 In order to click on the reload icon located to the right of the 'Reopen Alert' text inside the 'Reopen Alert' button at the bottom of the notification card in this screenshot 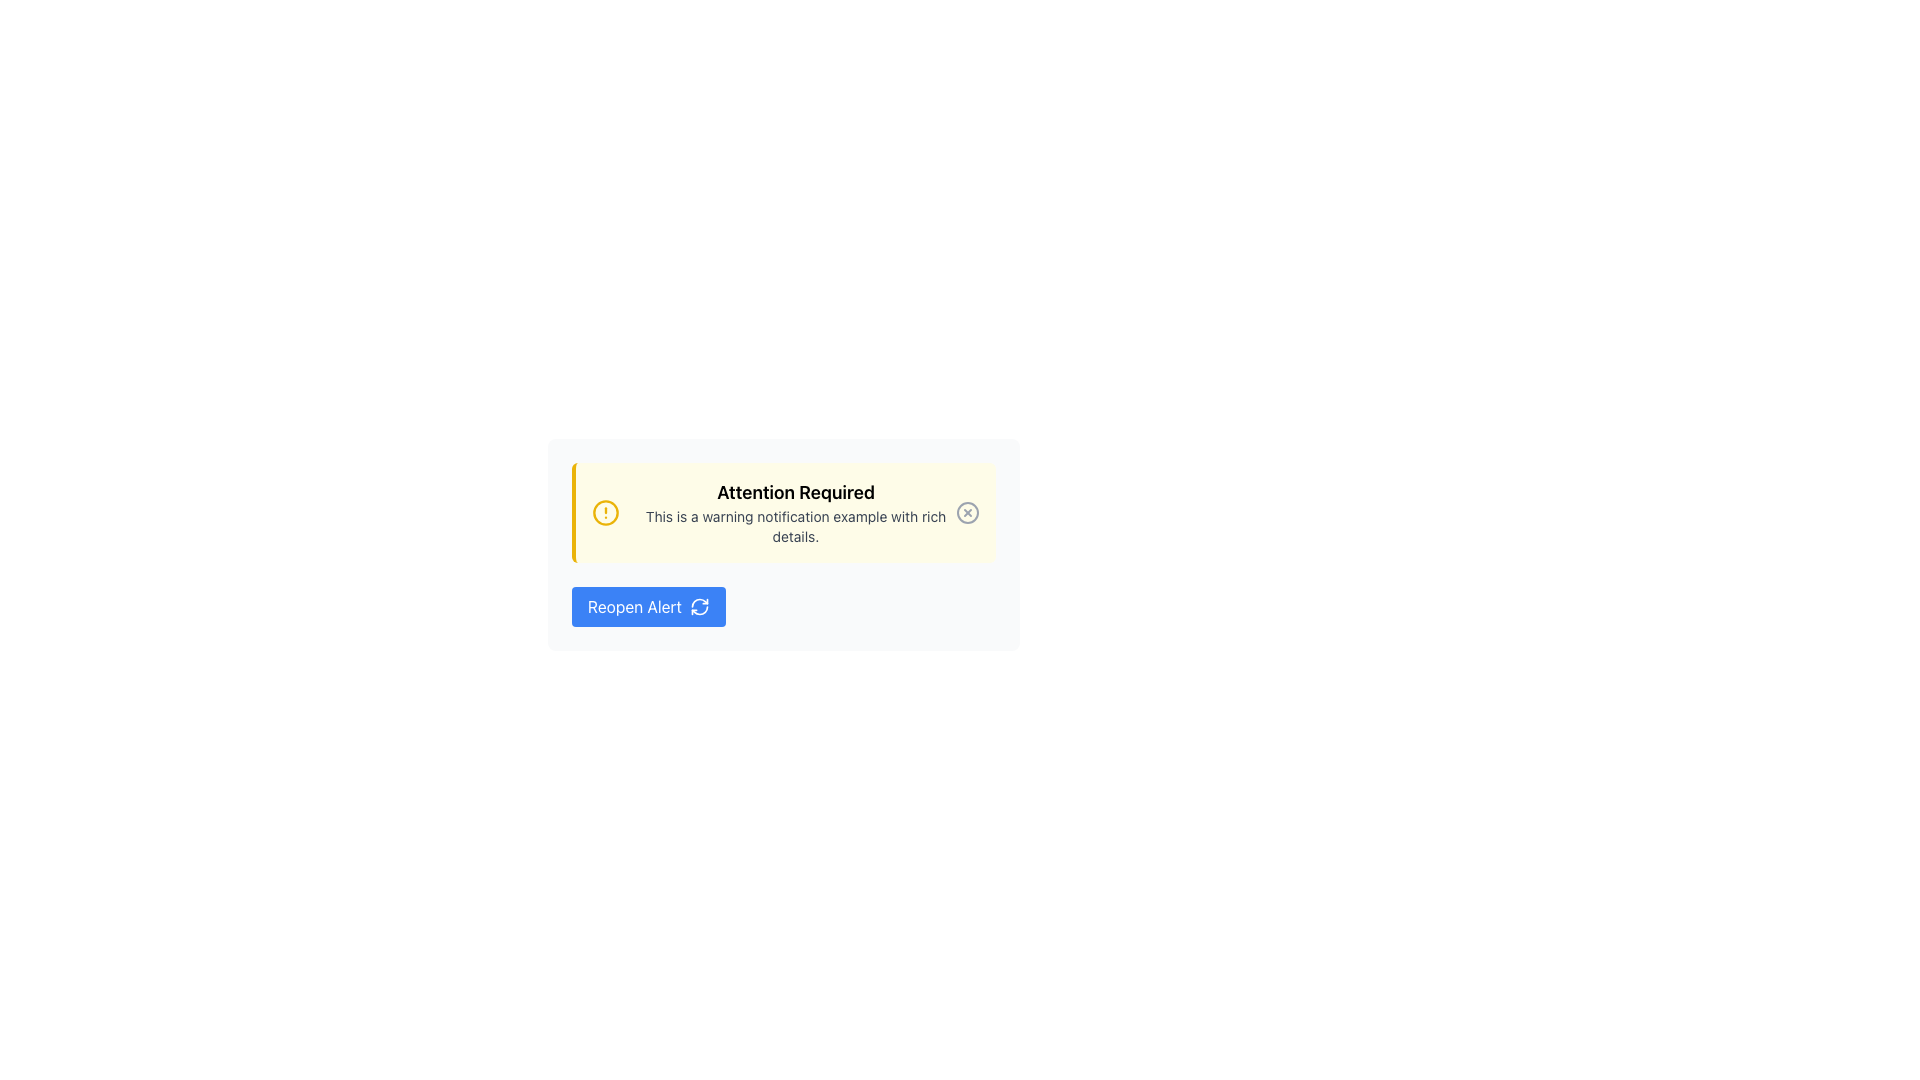, I will do `click(699, 605)`.